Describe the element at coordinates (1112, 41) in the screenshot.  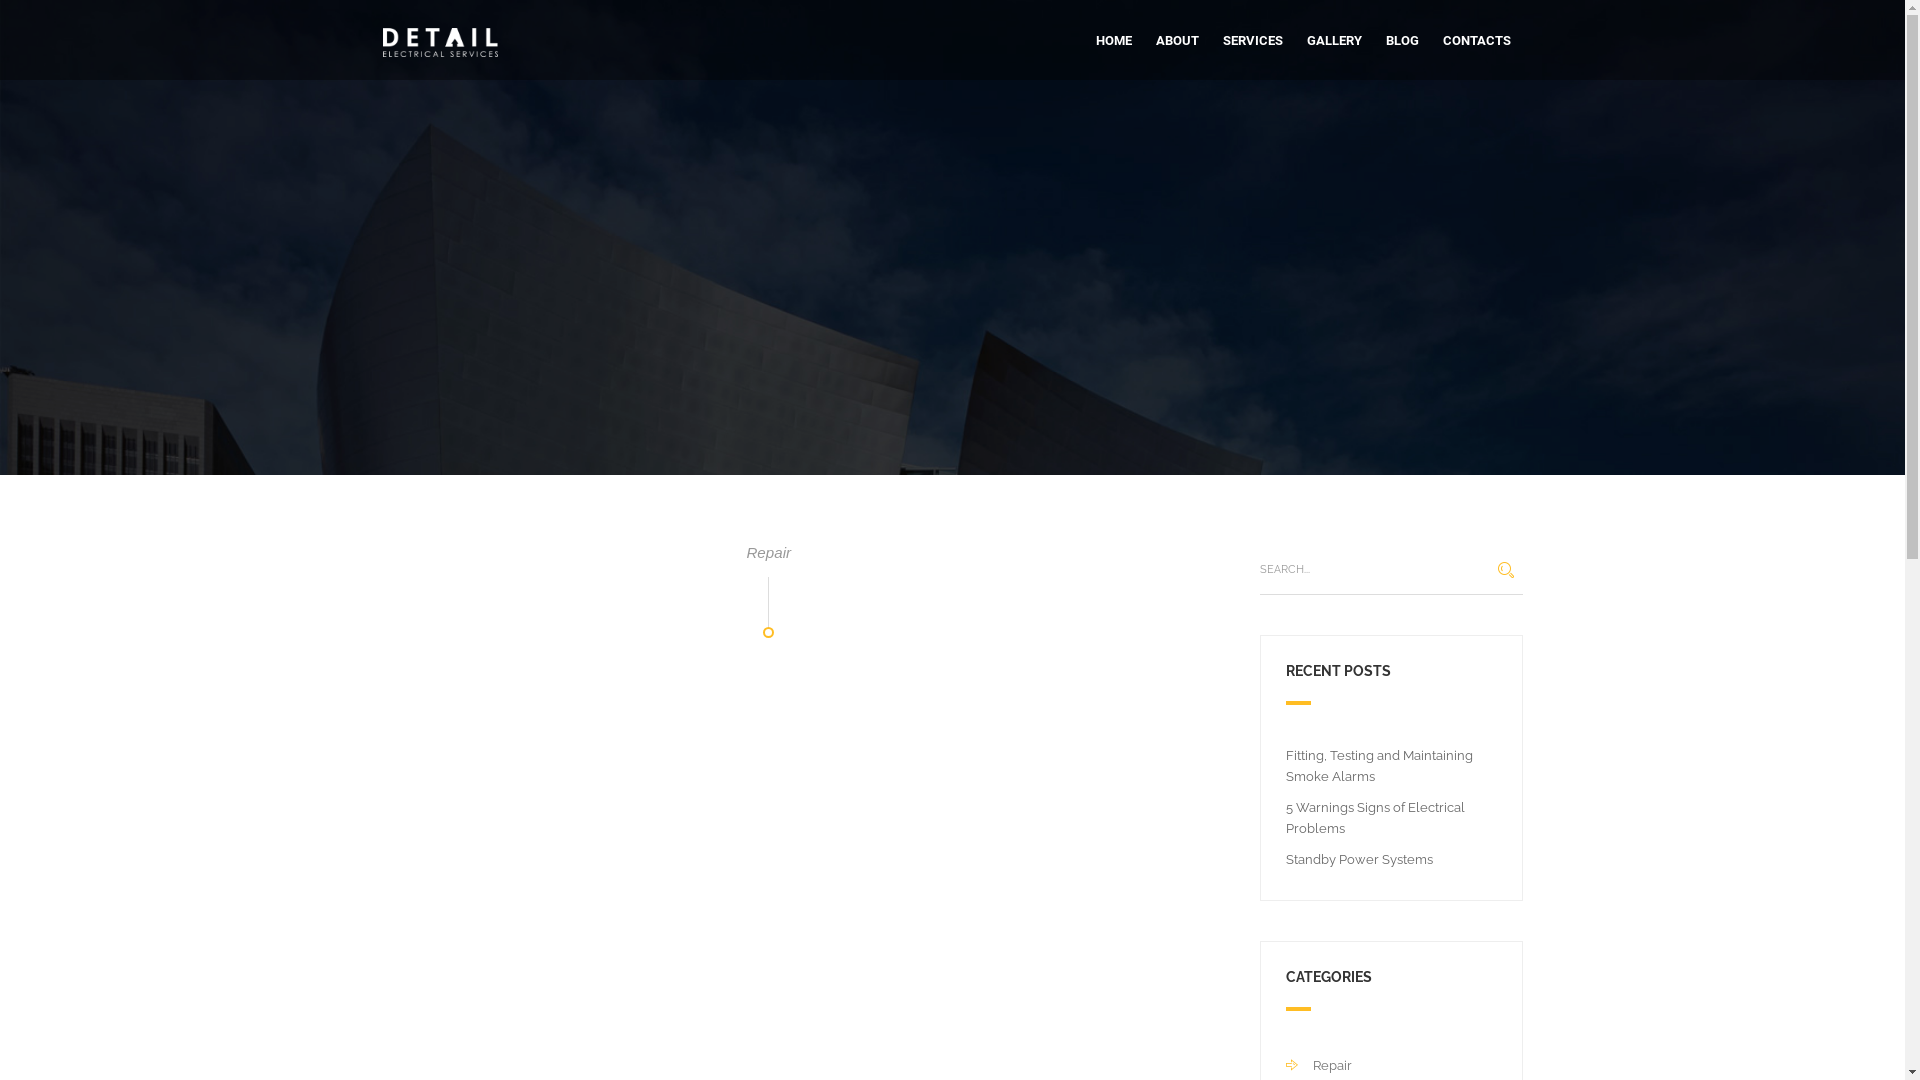
I see `'HOME'` at that location.